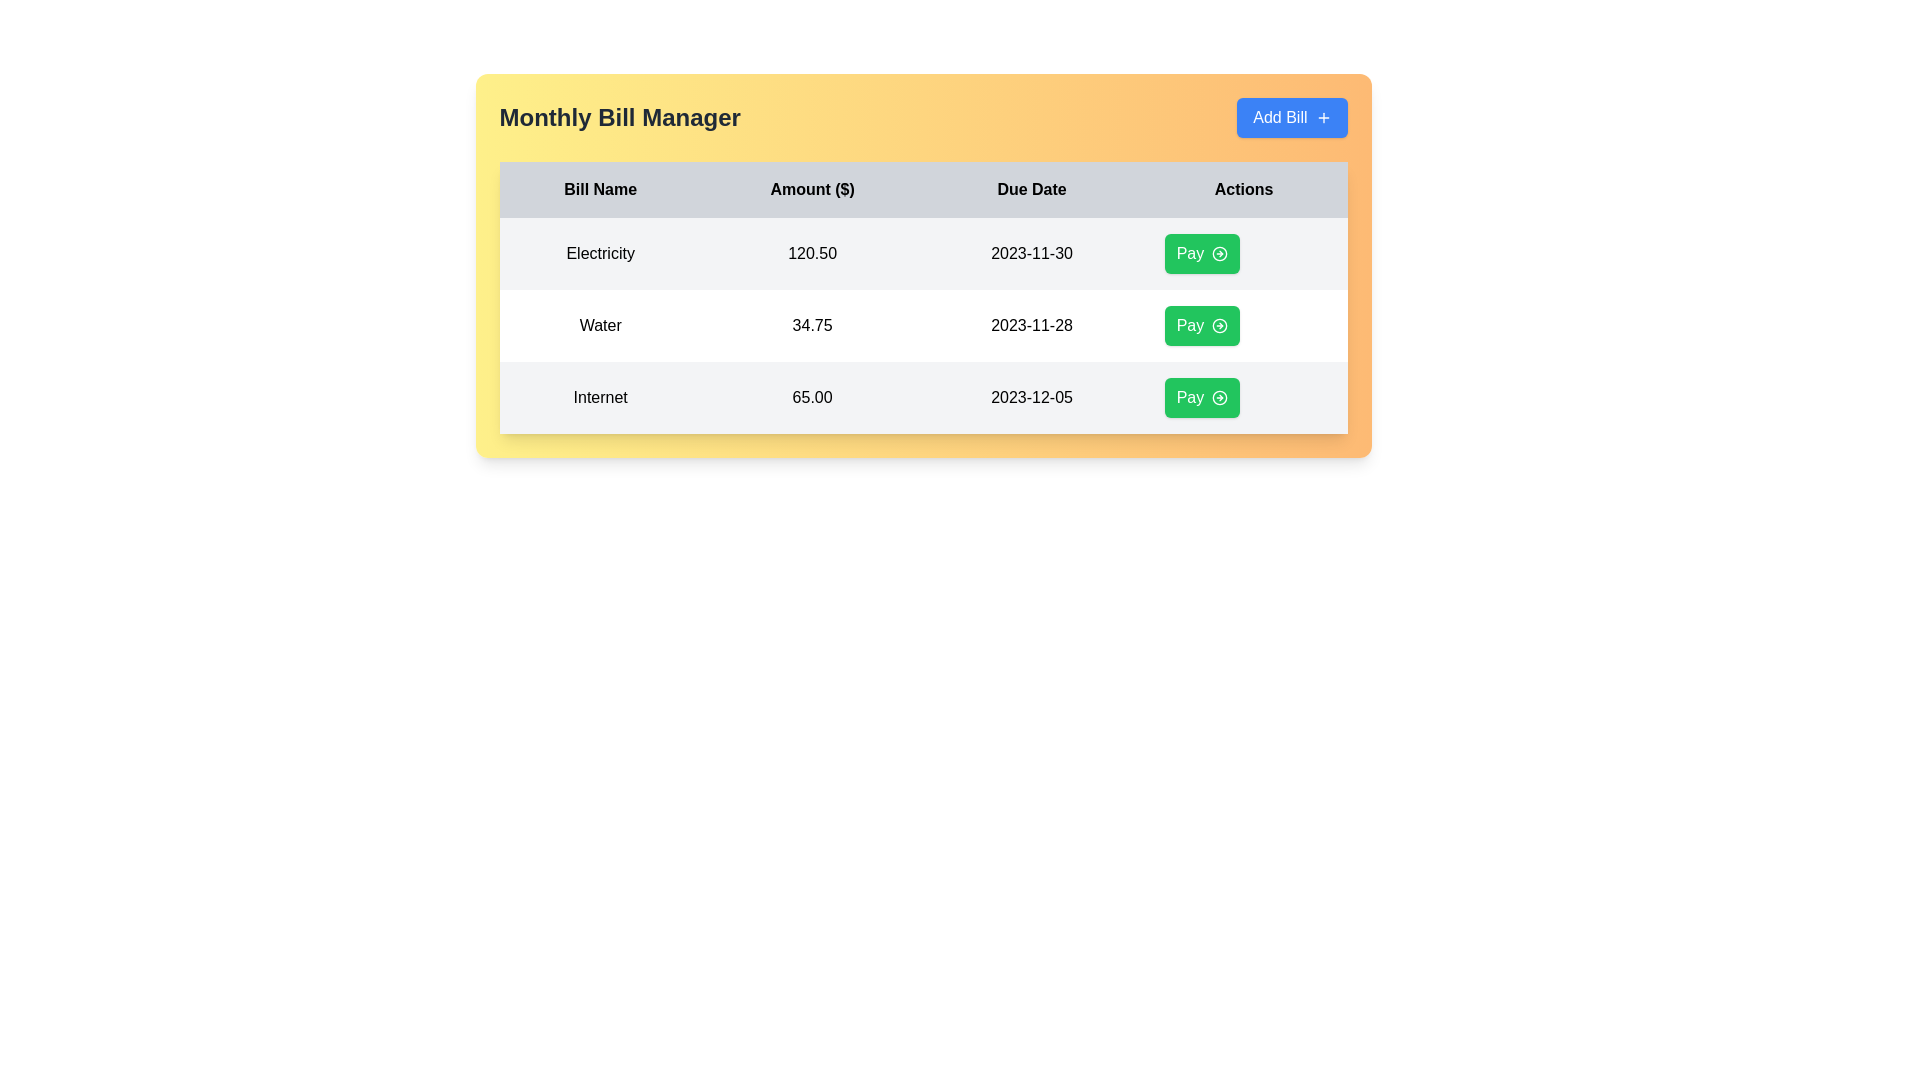  I want to click on the text display cell showing the monetary value '120.50' in the table under the column 'Amount ($)'. This cell is the second in the first data row, positioned between 'Electricity' and '2023-11-30', so click(812, 253).